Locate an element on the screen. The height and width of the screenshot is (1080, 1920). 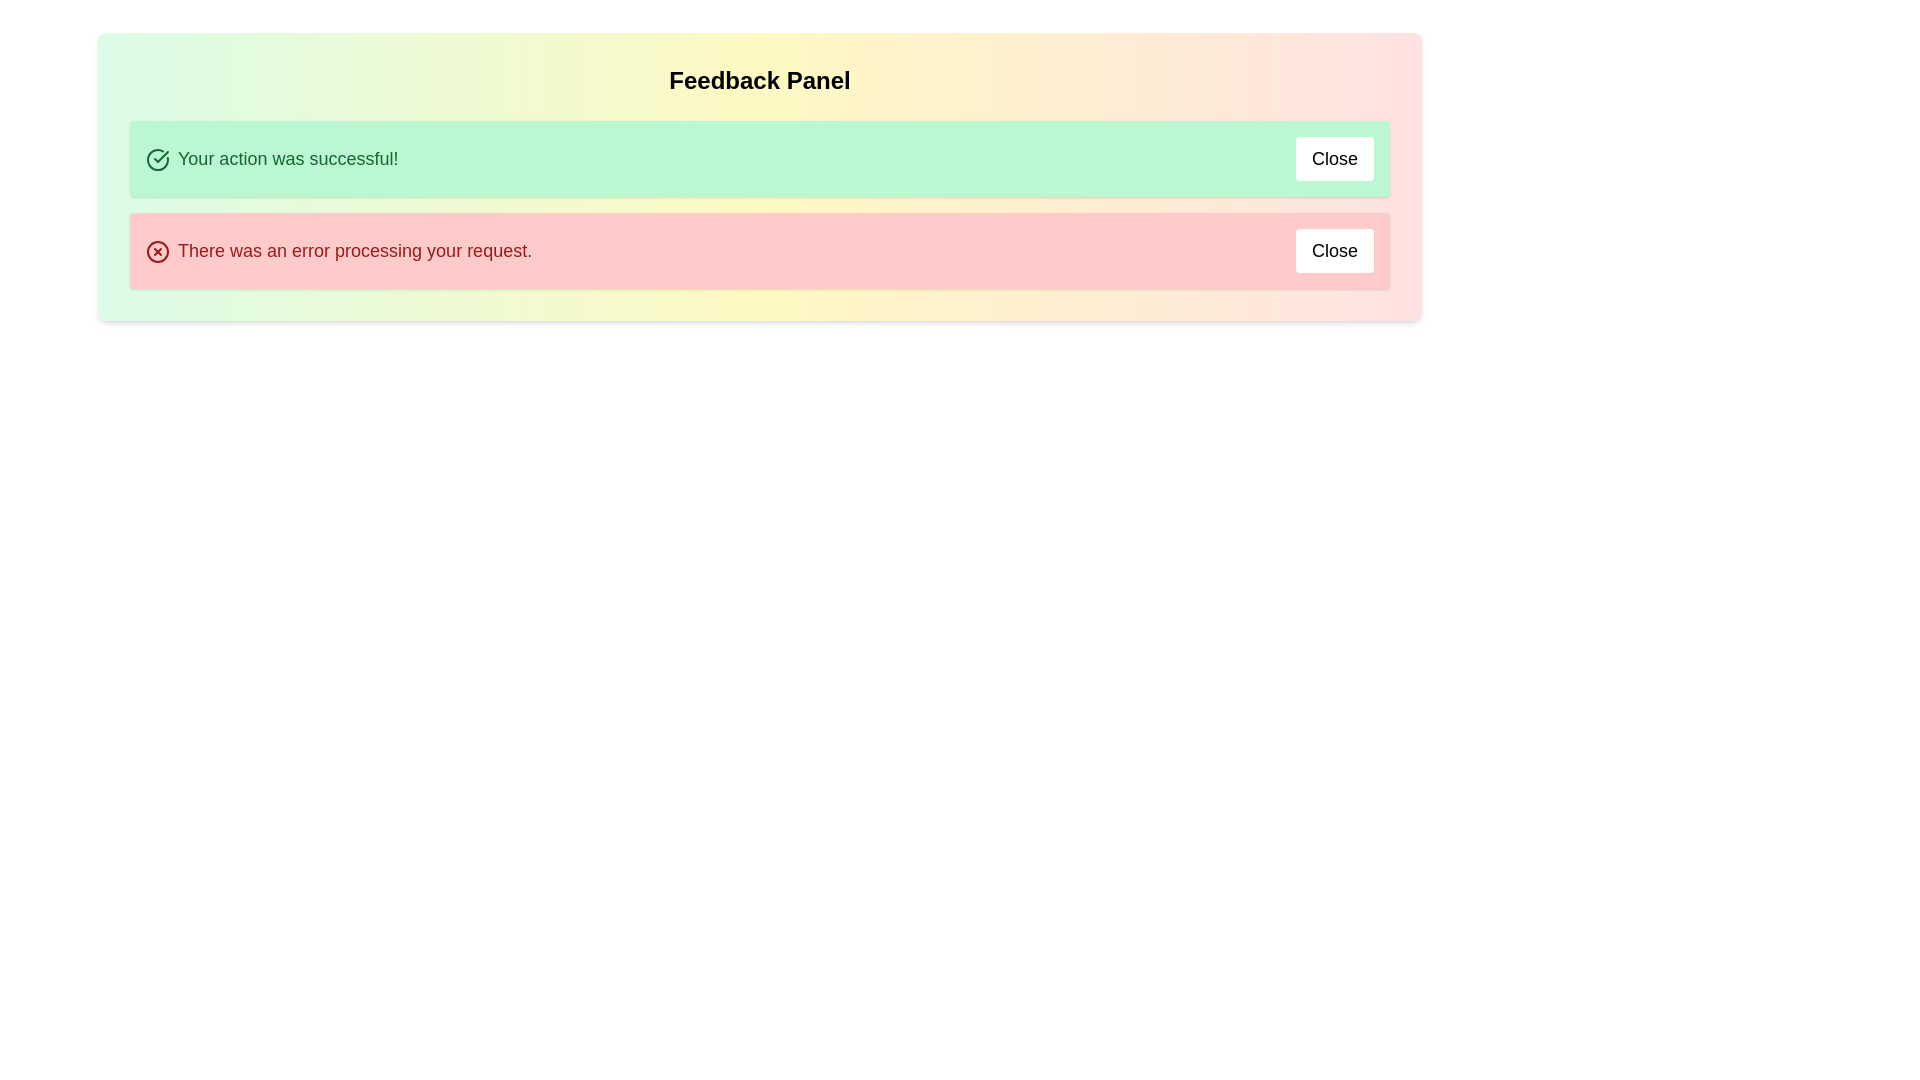
the 'Close' button which is a rectangular button with rounded edges, white background, and black text, located on the right side of a green notification bar that says 'Your action was successful!' is located at coordinates (1334, 157).